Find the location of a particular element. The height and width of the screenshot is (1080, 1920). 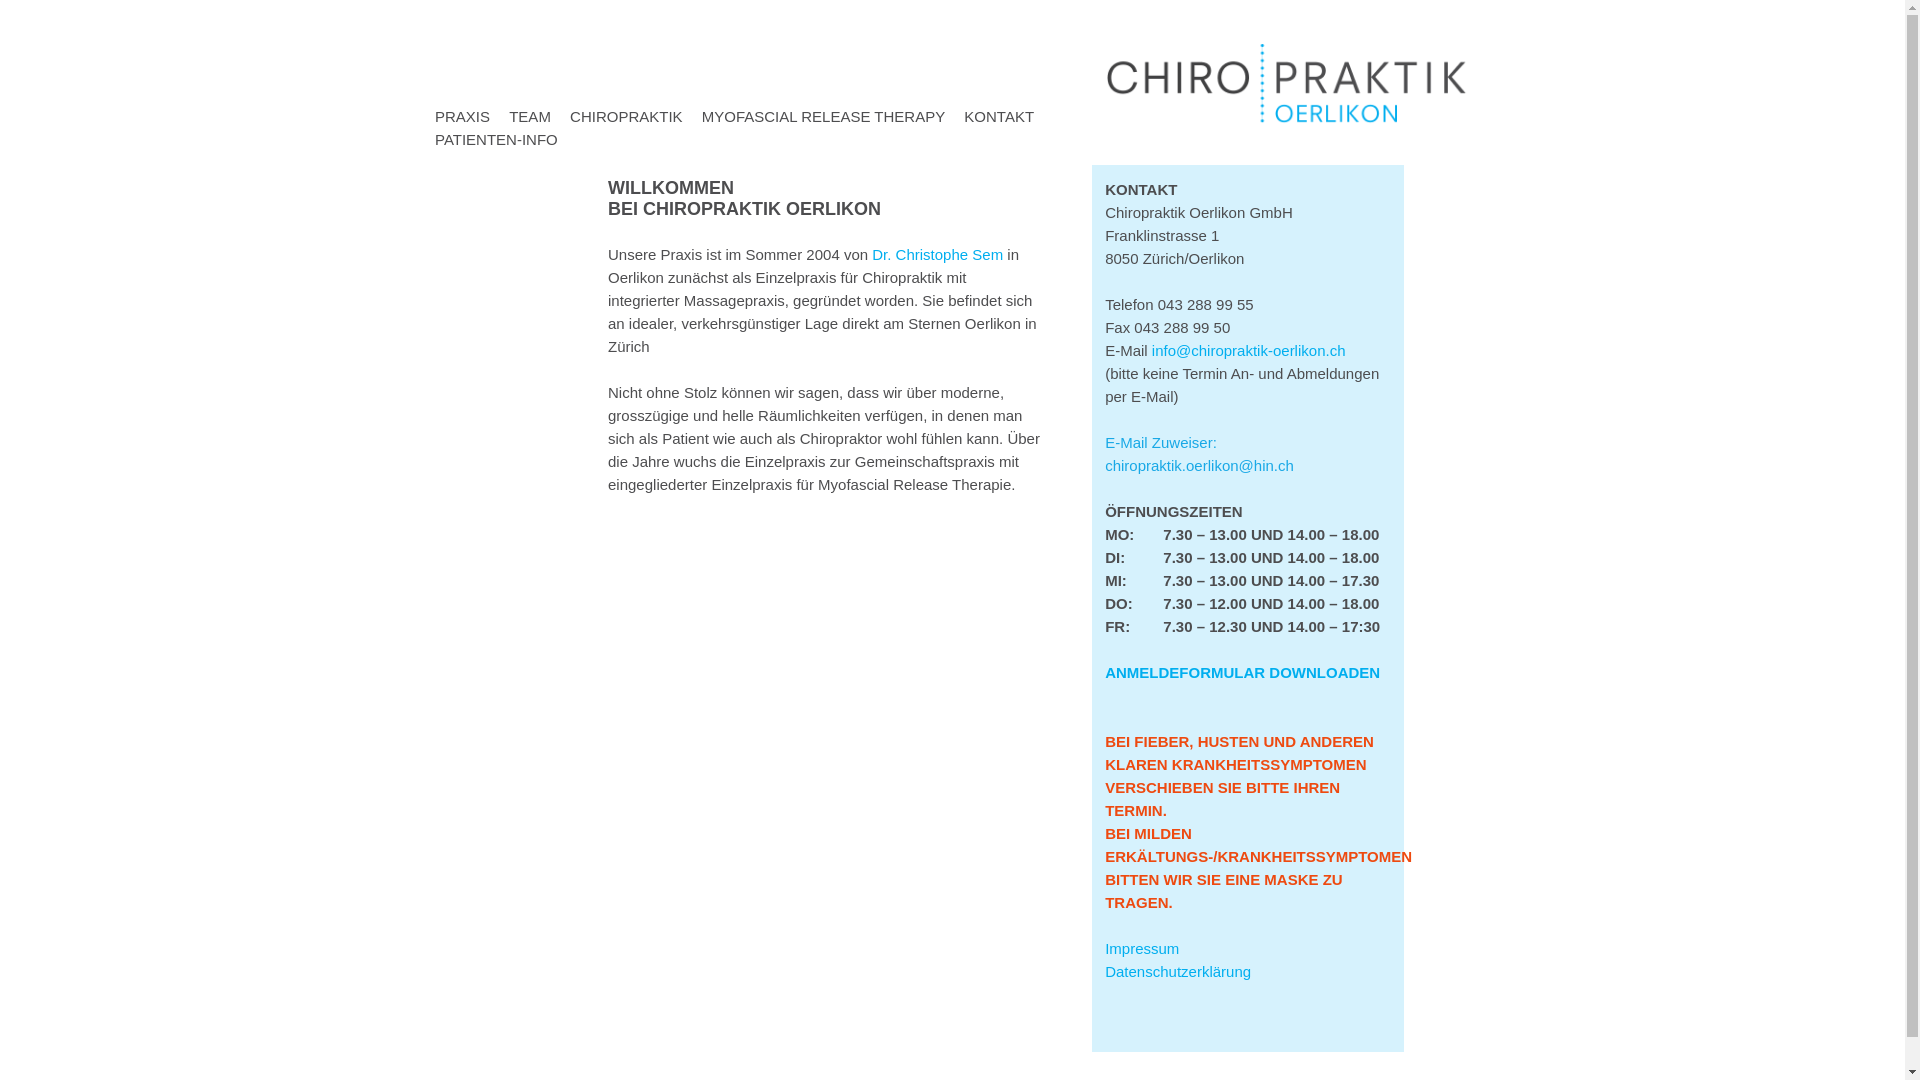

'Dr. Christophe Sem' is located at coordinates (936, 253).